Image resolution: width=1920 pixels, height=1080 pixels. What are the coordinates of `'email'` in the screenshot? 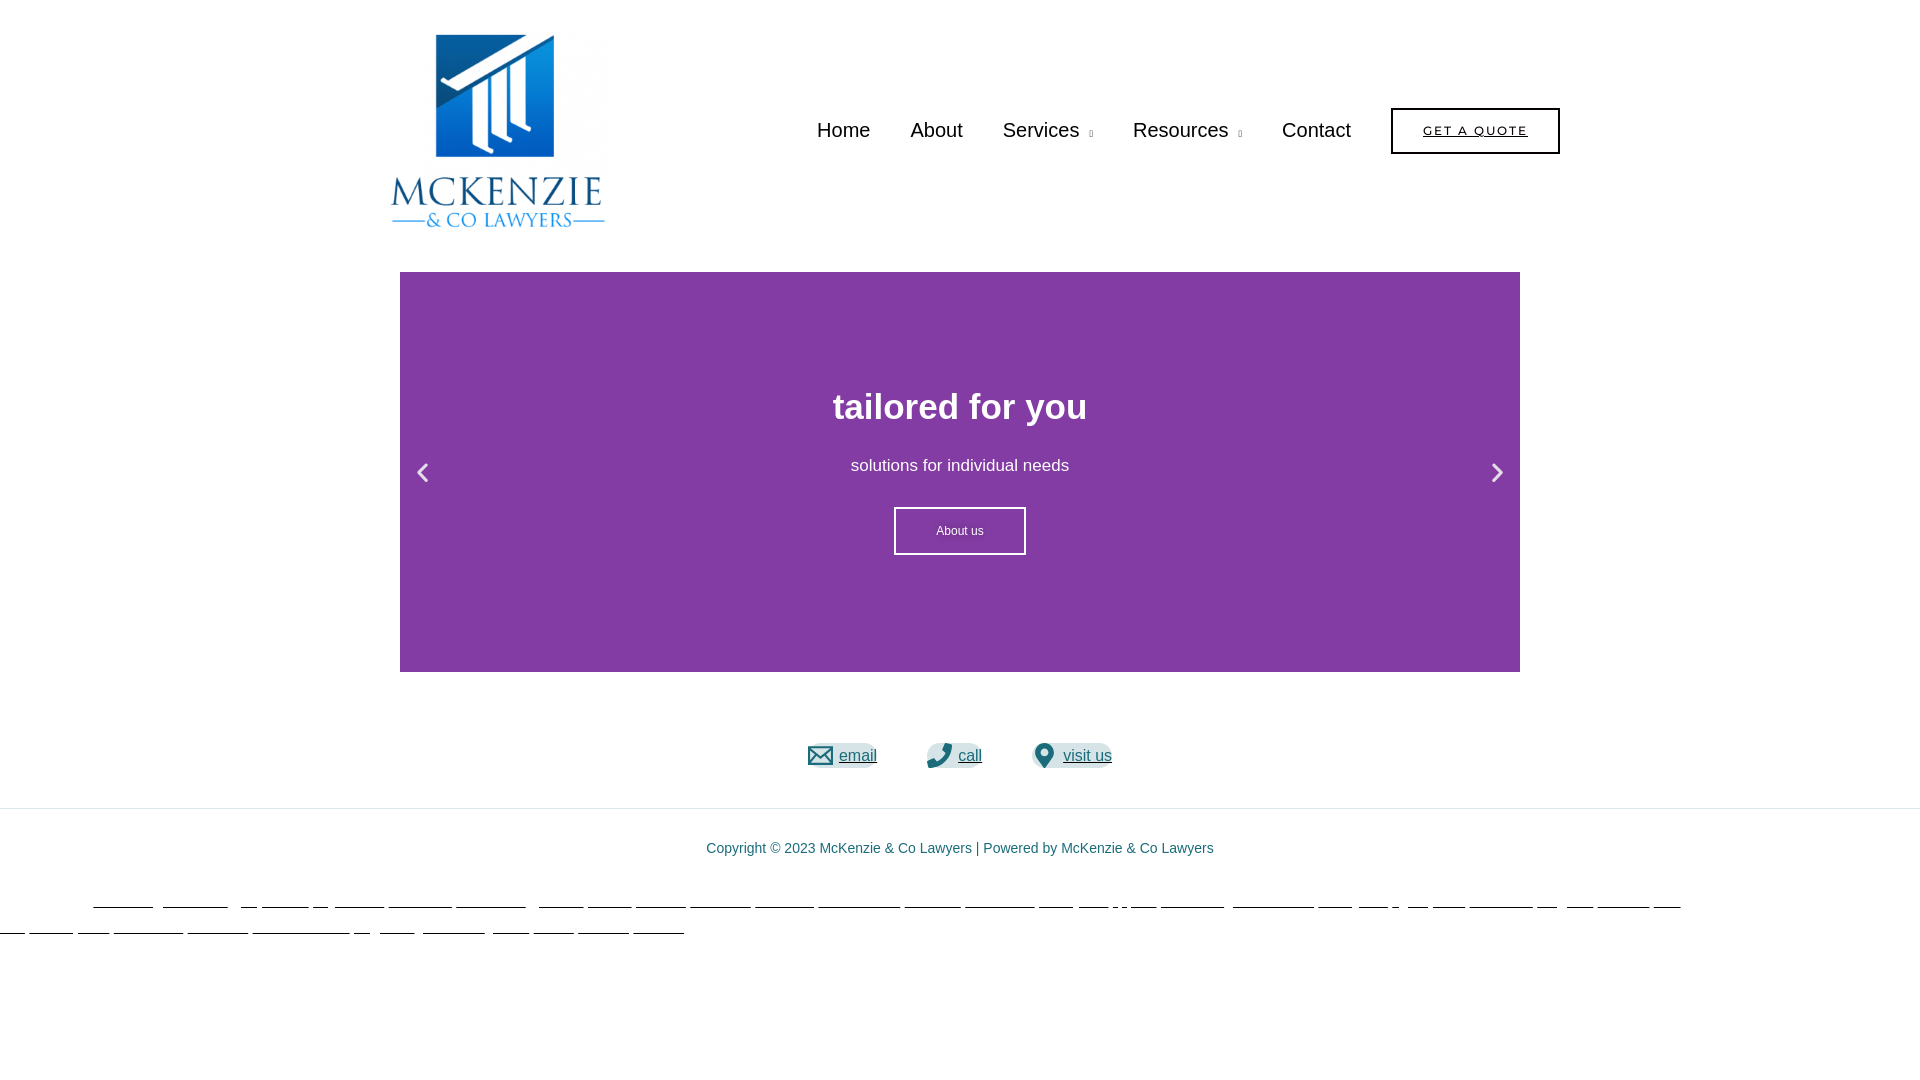 It's located at (842, 755).